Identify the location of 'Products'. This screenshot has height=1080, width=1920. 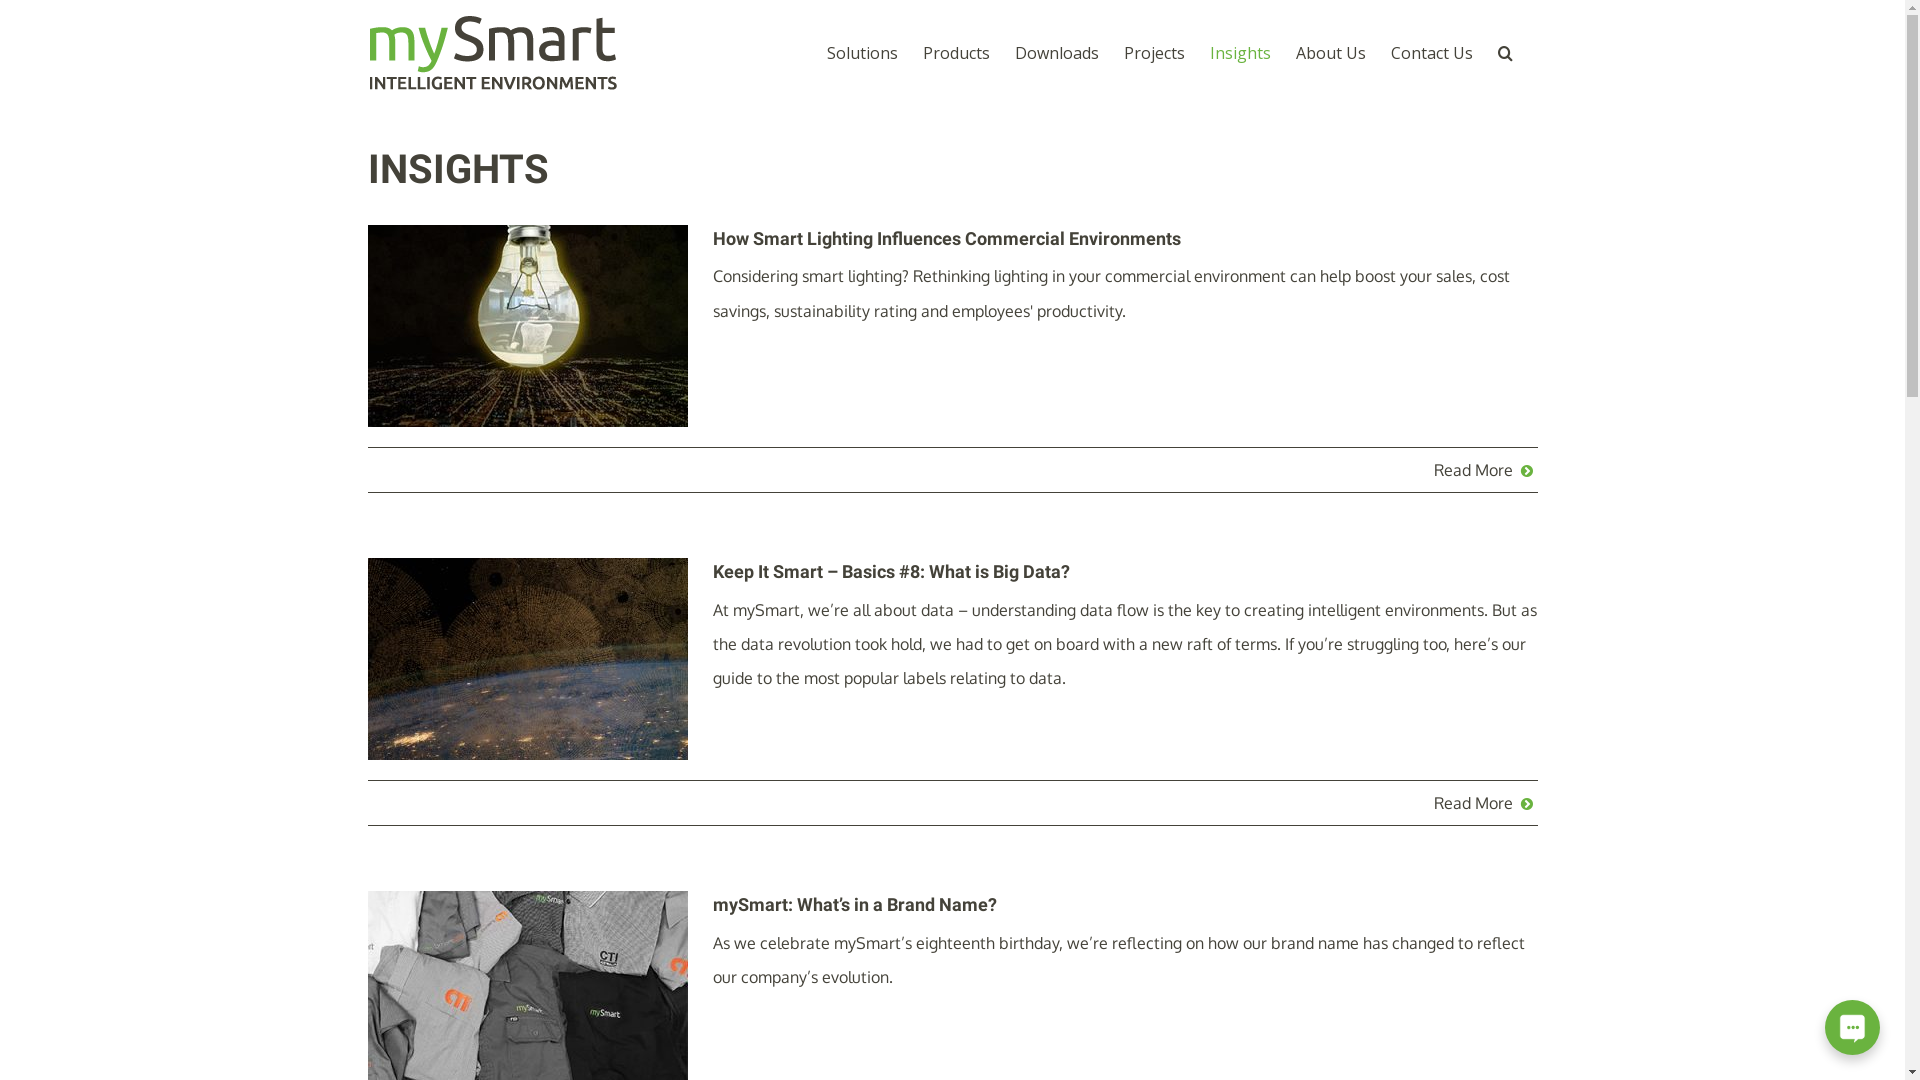
(954, 51).